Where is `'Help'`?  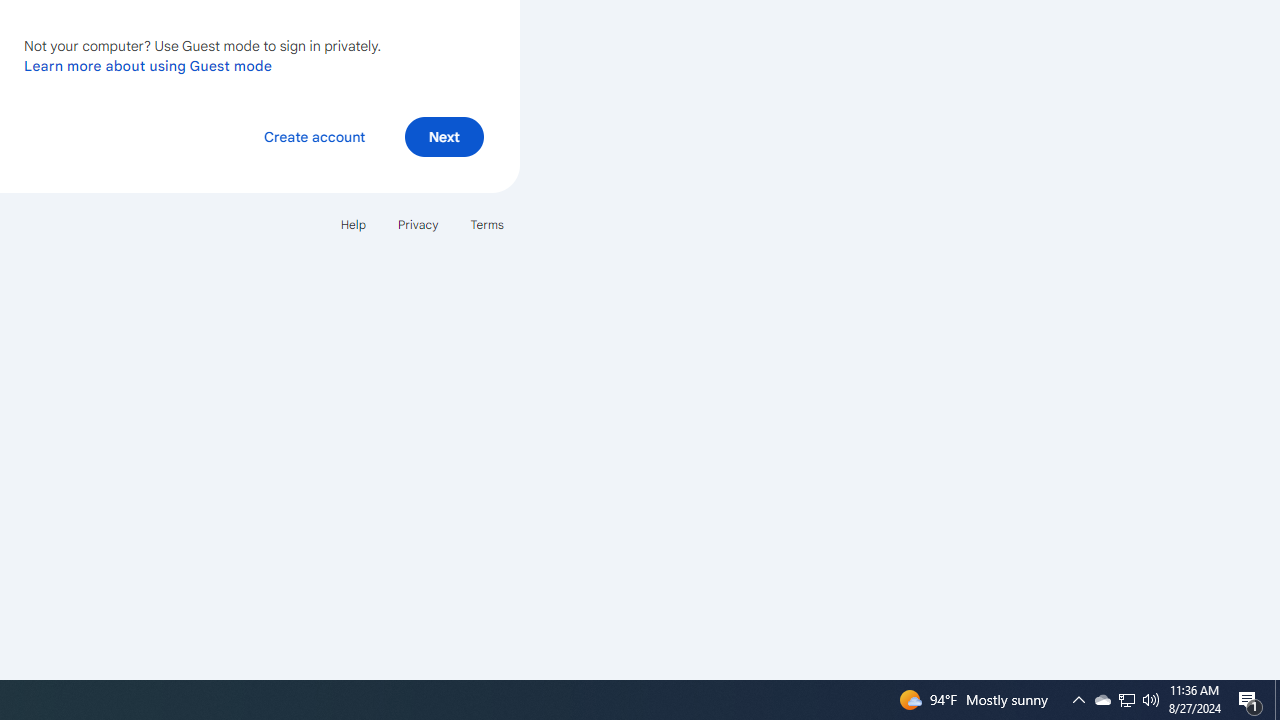
'Help' is located at coordinates (352, 224).